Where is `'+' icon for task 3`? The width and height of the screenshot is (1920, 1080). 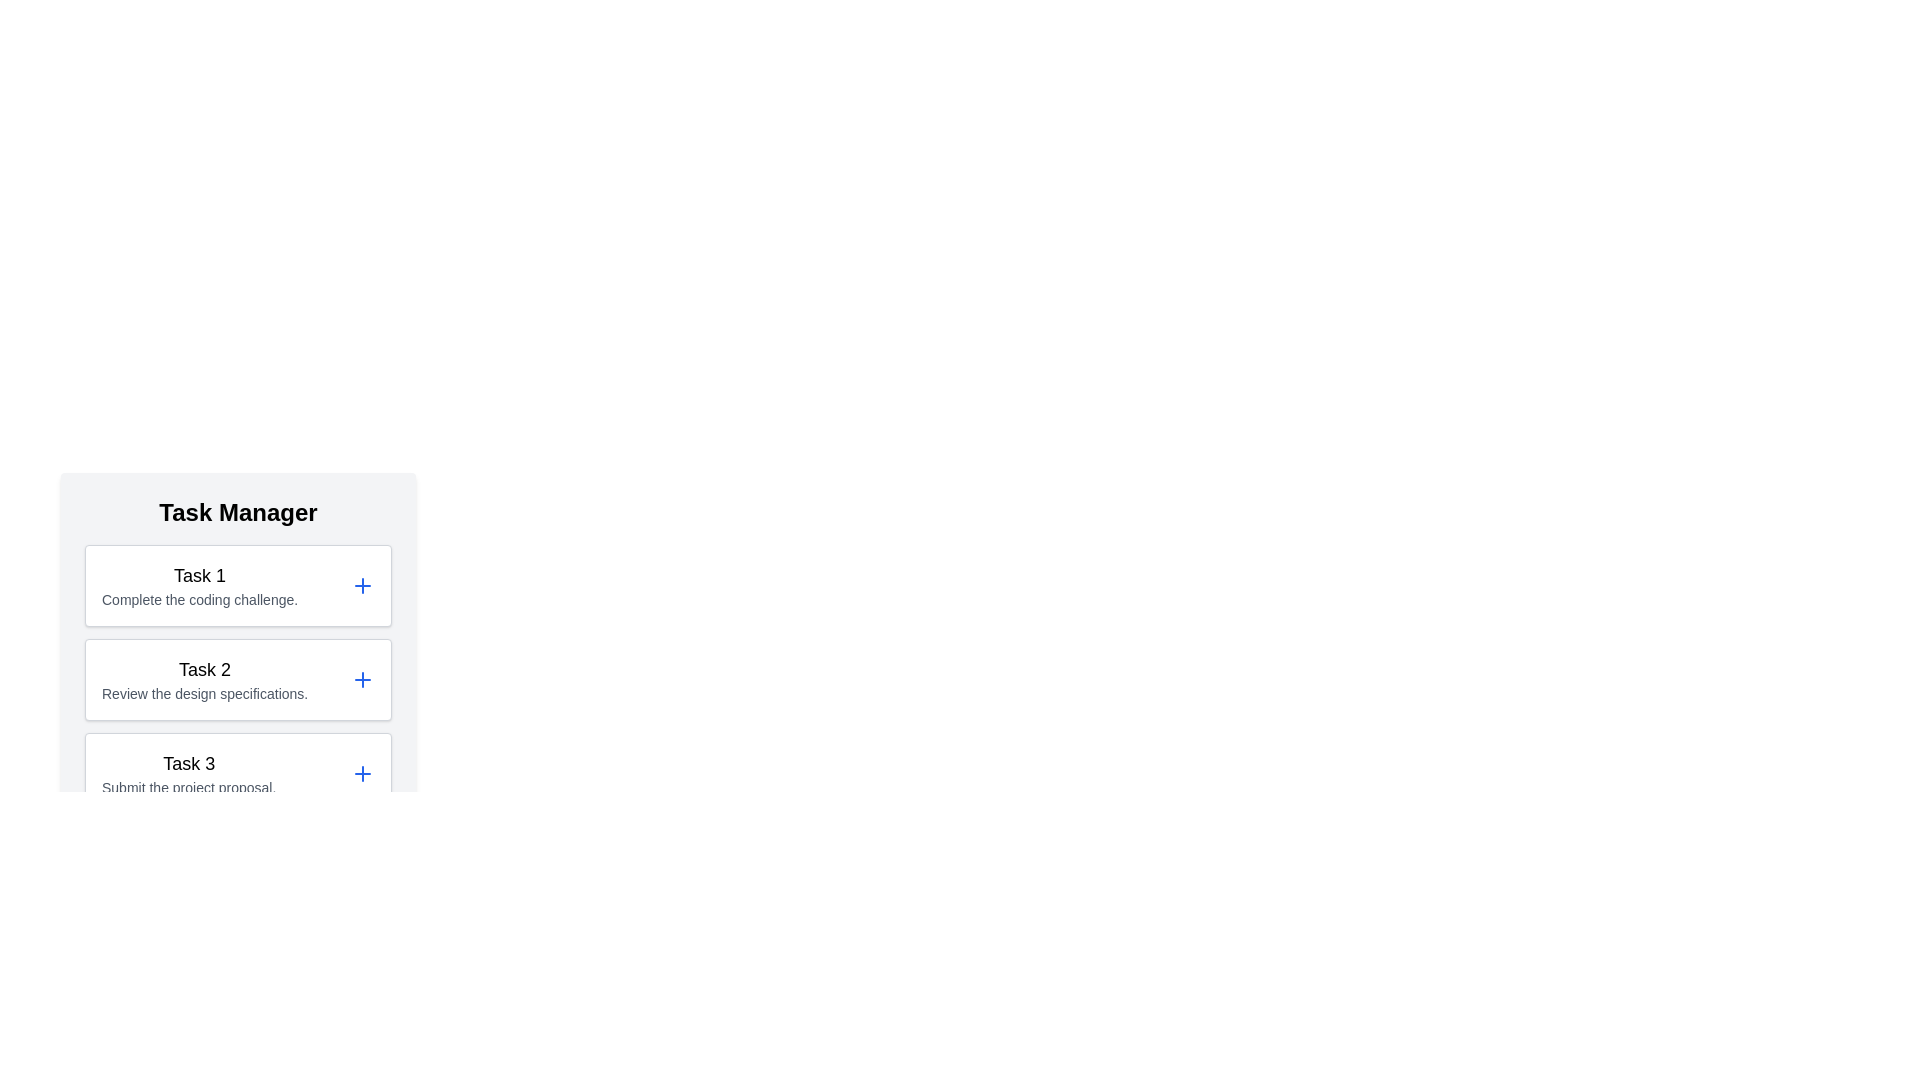 '+' icon for task 3 is located at coordinates (363, 773).